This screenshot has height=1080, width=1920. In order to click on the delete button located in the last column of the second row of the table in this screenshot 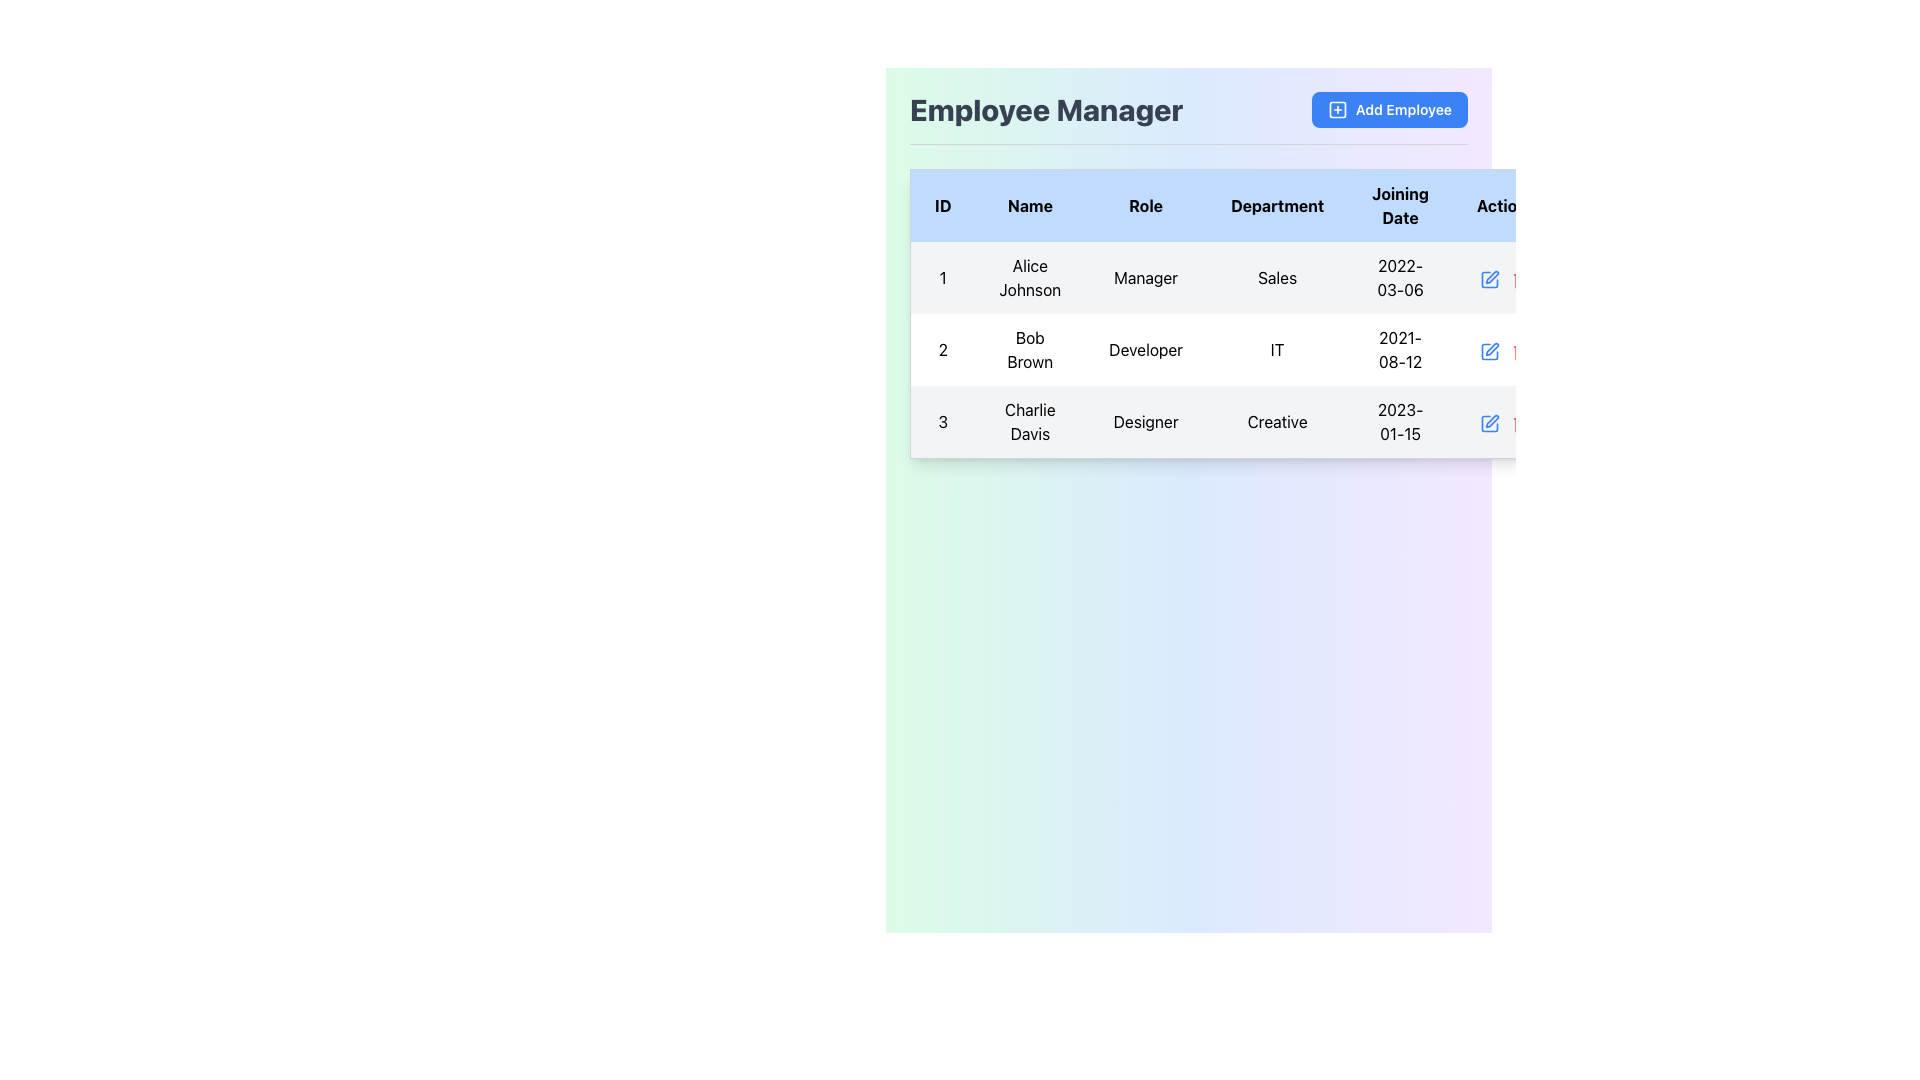, I will do `click(1521, 349)`.